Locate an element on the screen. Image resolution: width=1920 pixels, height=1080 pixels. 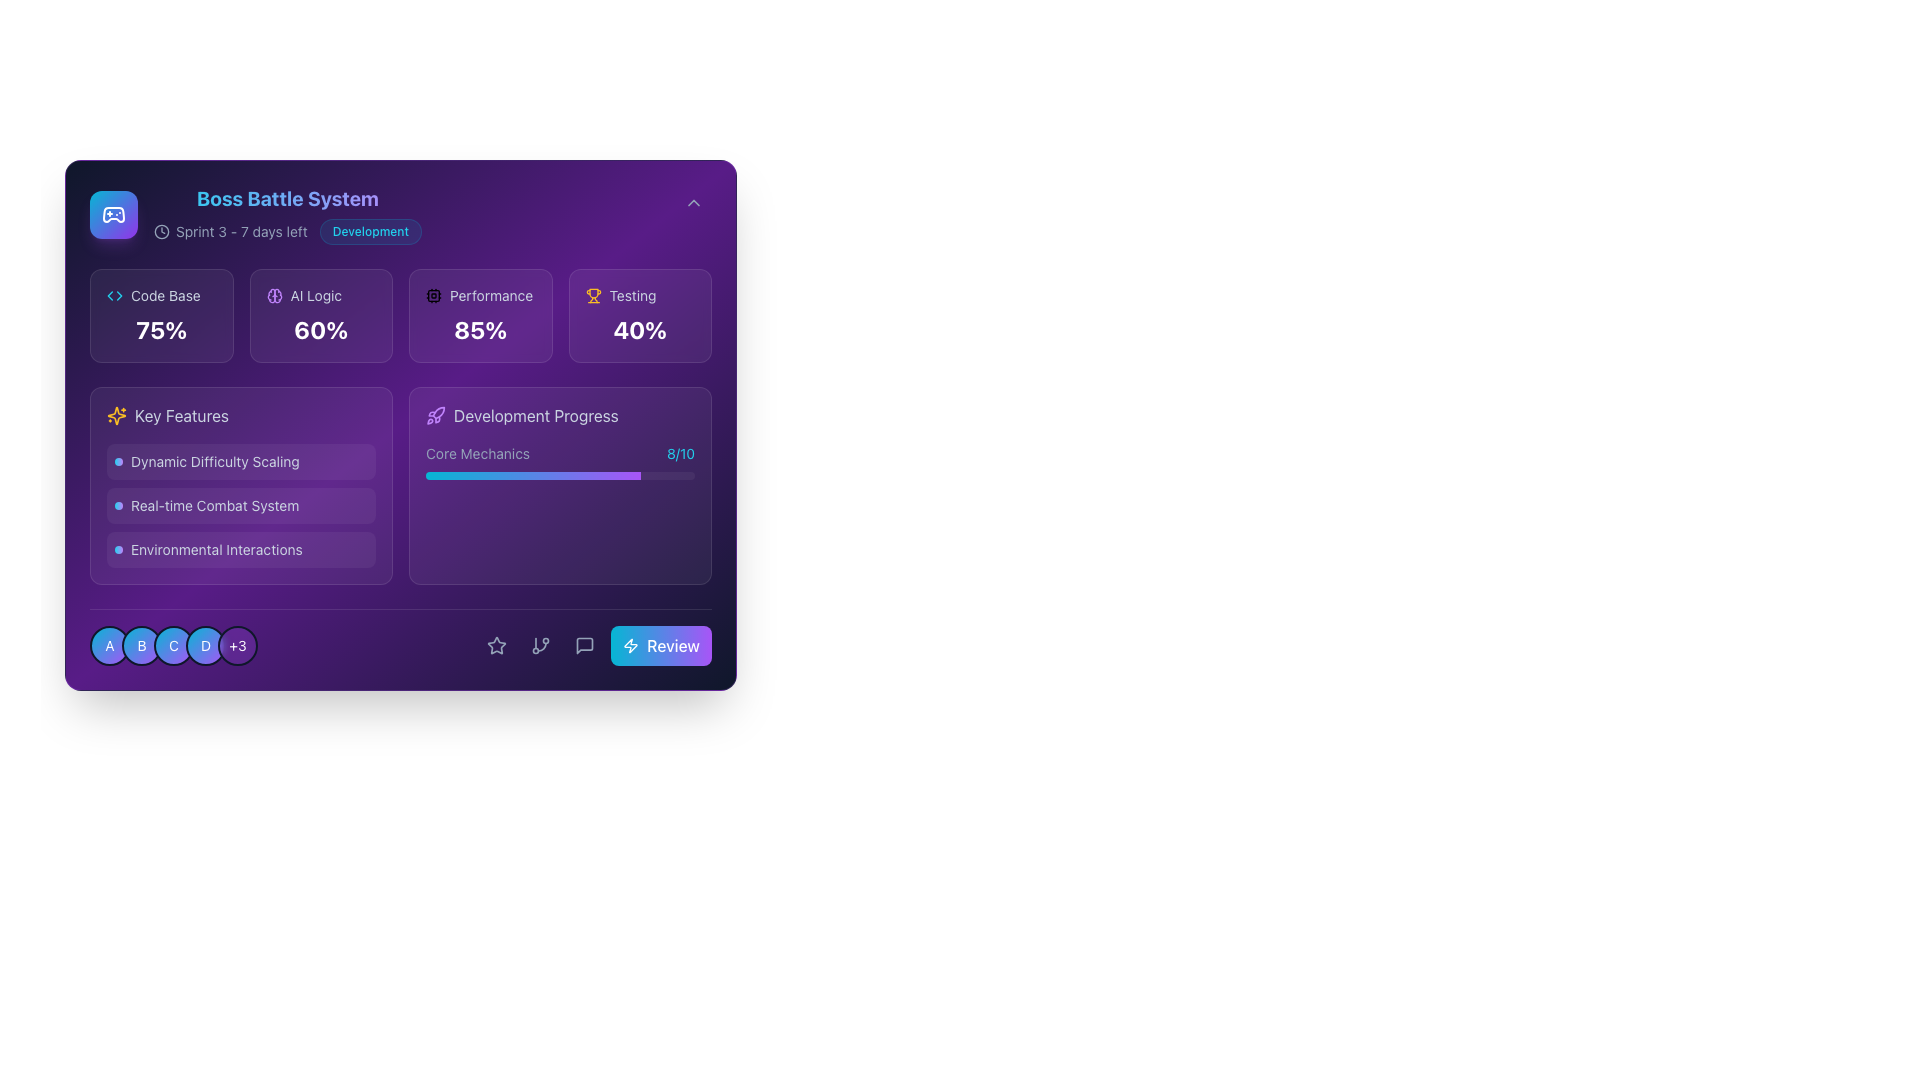
the decorative AI logic icon located in the top central section of the interface, directly aligned to the left of the numeric representation '60% is located at coordinates (273, 296).